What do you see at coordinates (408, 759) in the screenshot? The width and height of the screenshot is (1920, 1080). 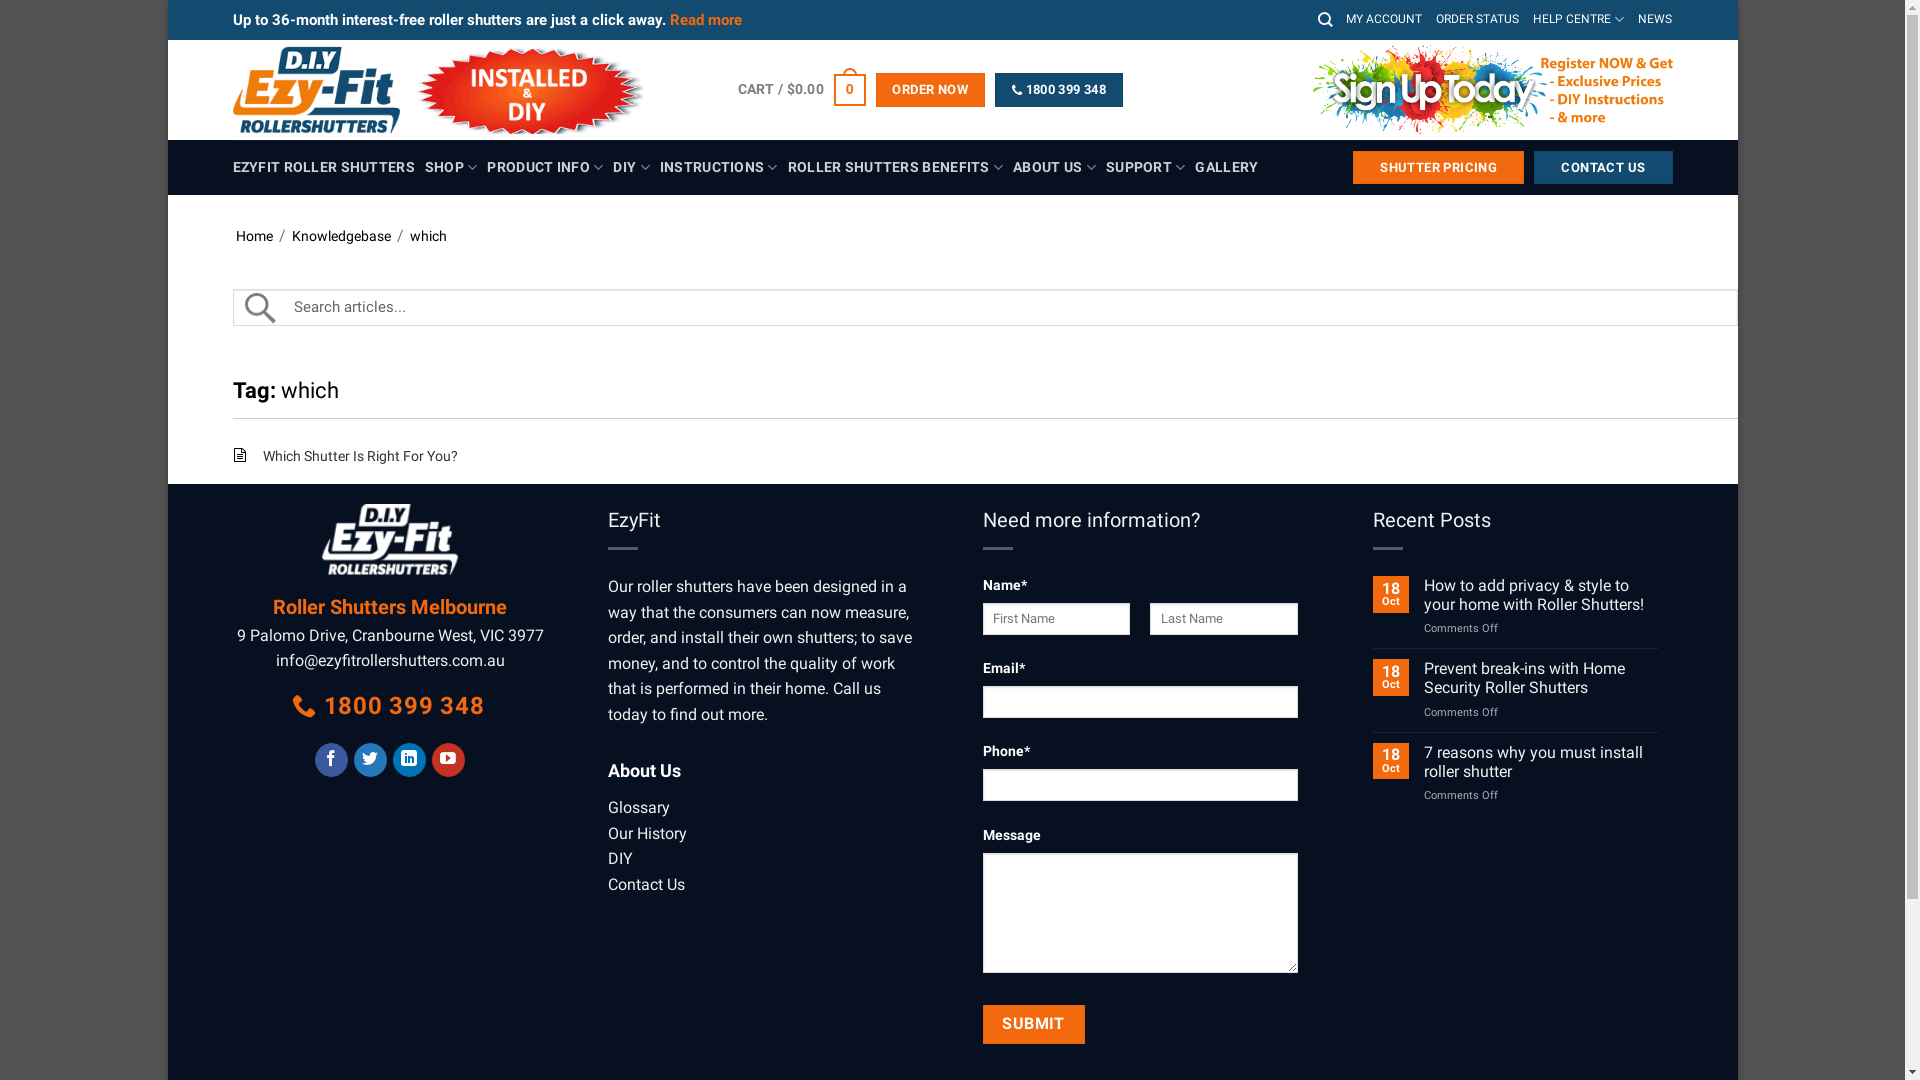 I see `'Follow on LinkedIn'` at bounding box center [408, 759].